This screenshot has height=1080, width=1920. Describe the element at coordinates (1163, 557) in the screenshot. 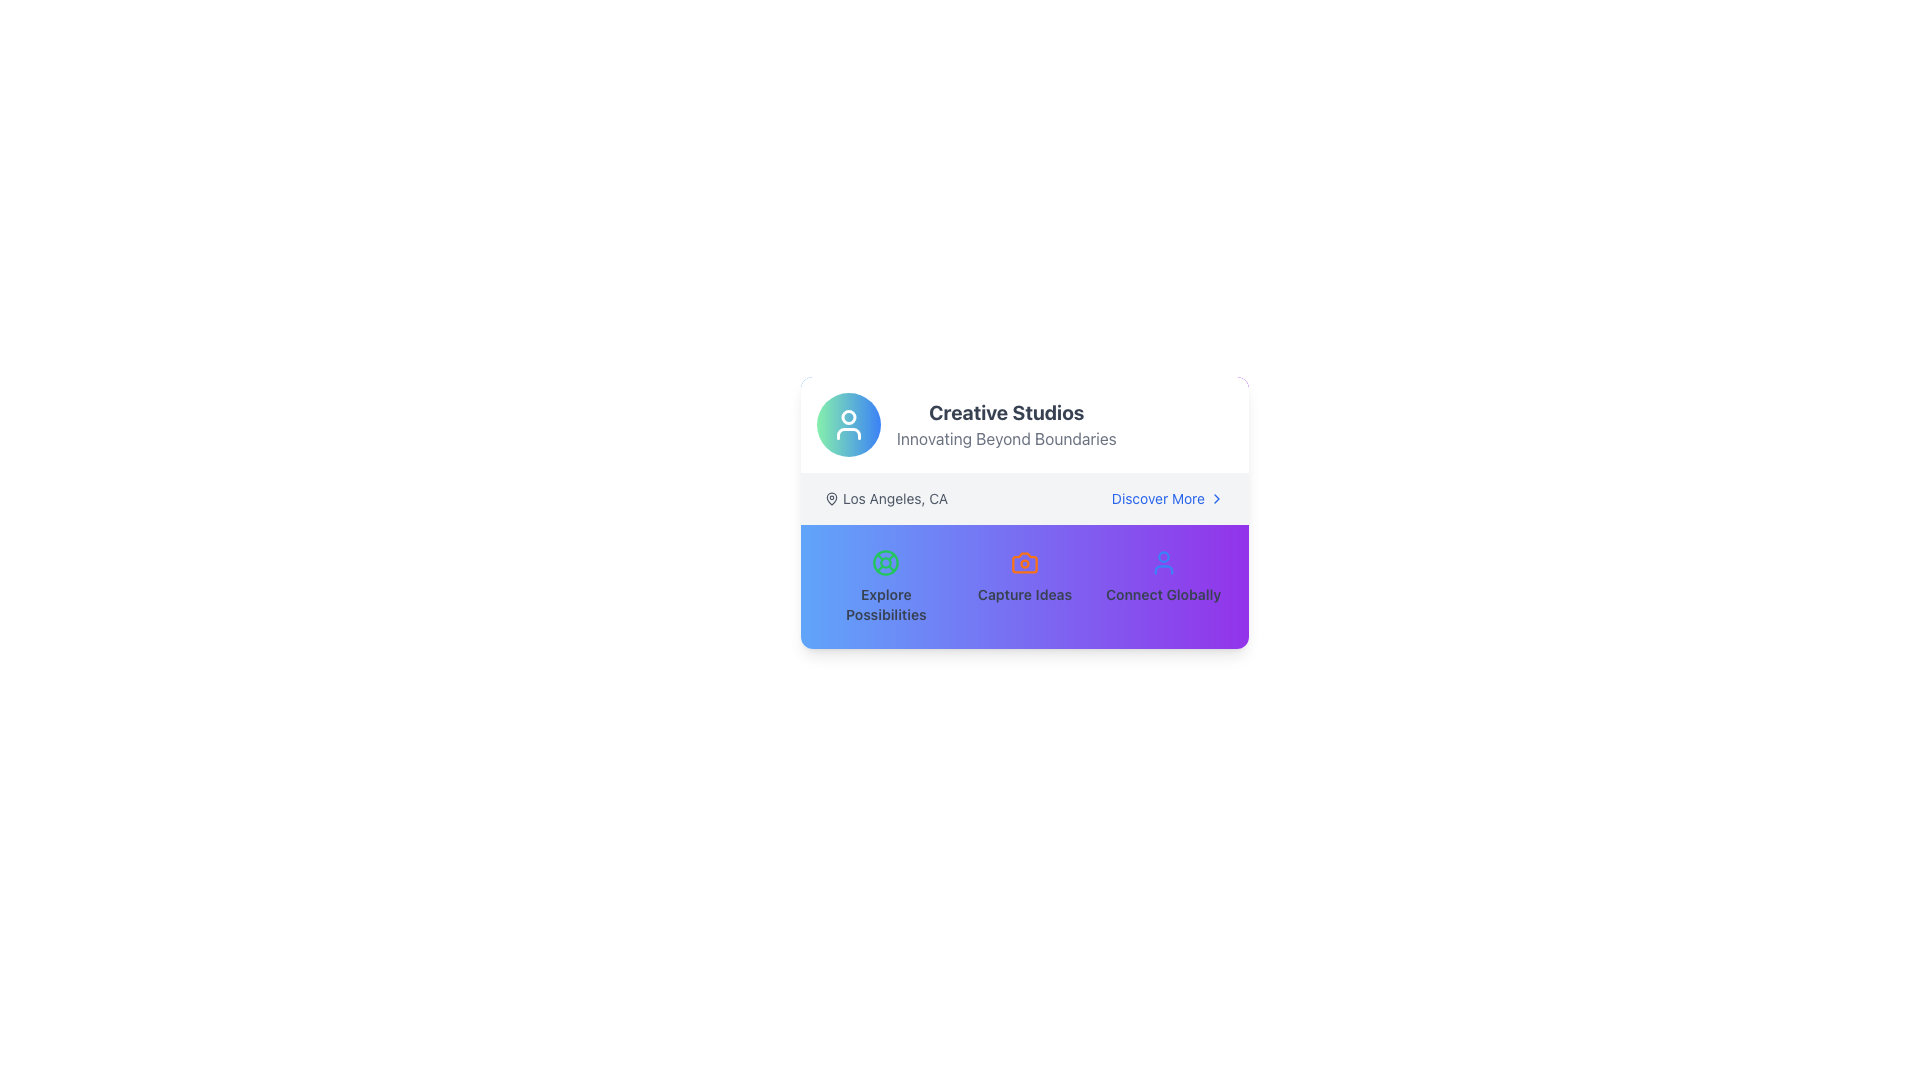

I see `the user icon graphic component representing the user's profile image, located at the top-left corner of the user icon within the card layout` at that location.